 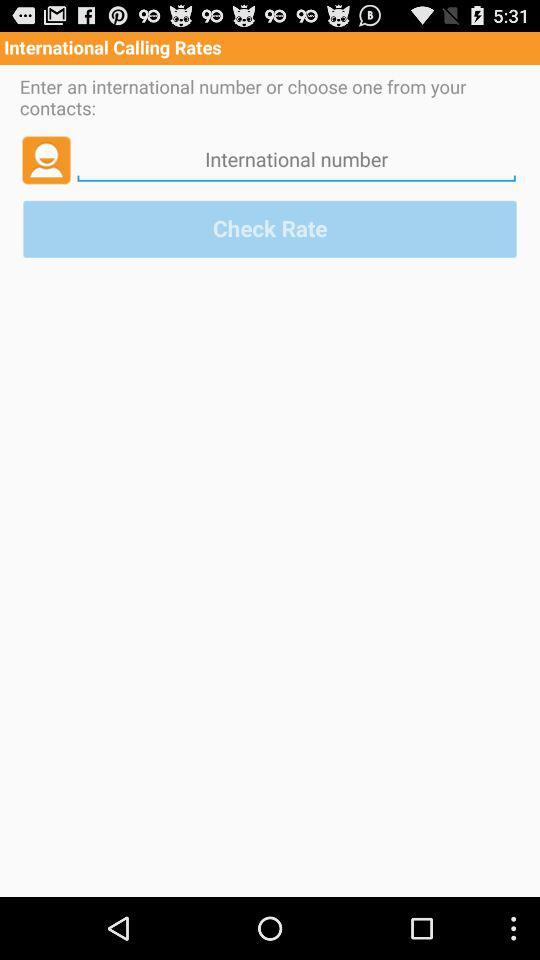 What do you see at coordinates (46, 158) in the screenshot?
I see `icon below the enter an international app` at bounding box center [46, 158].